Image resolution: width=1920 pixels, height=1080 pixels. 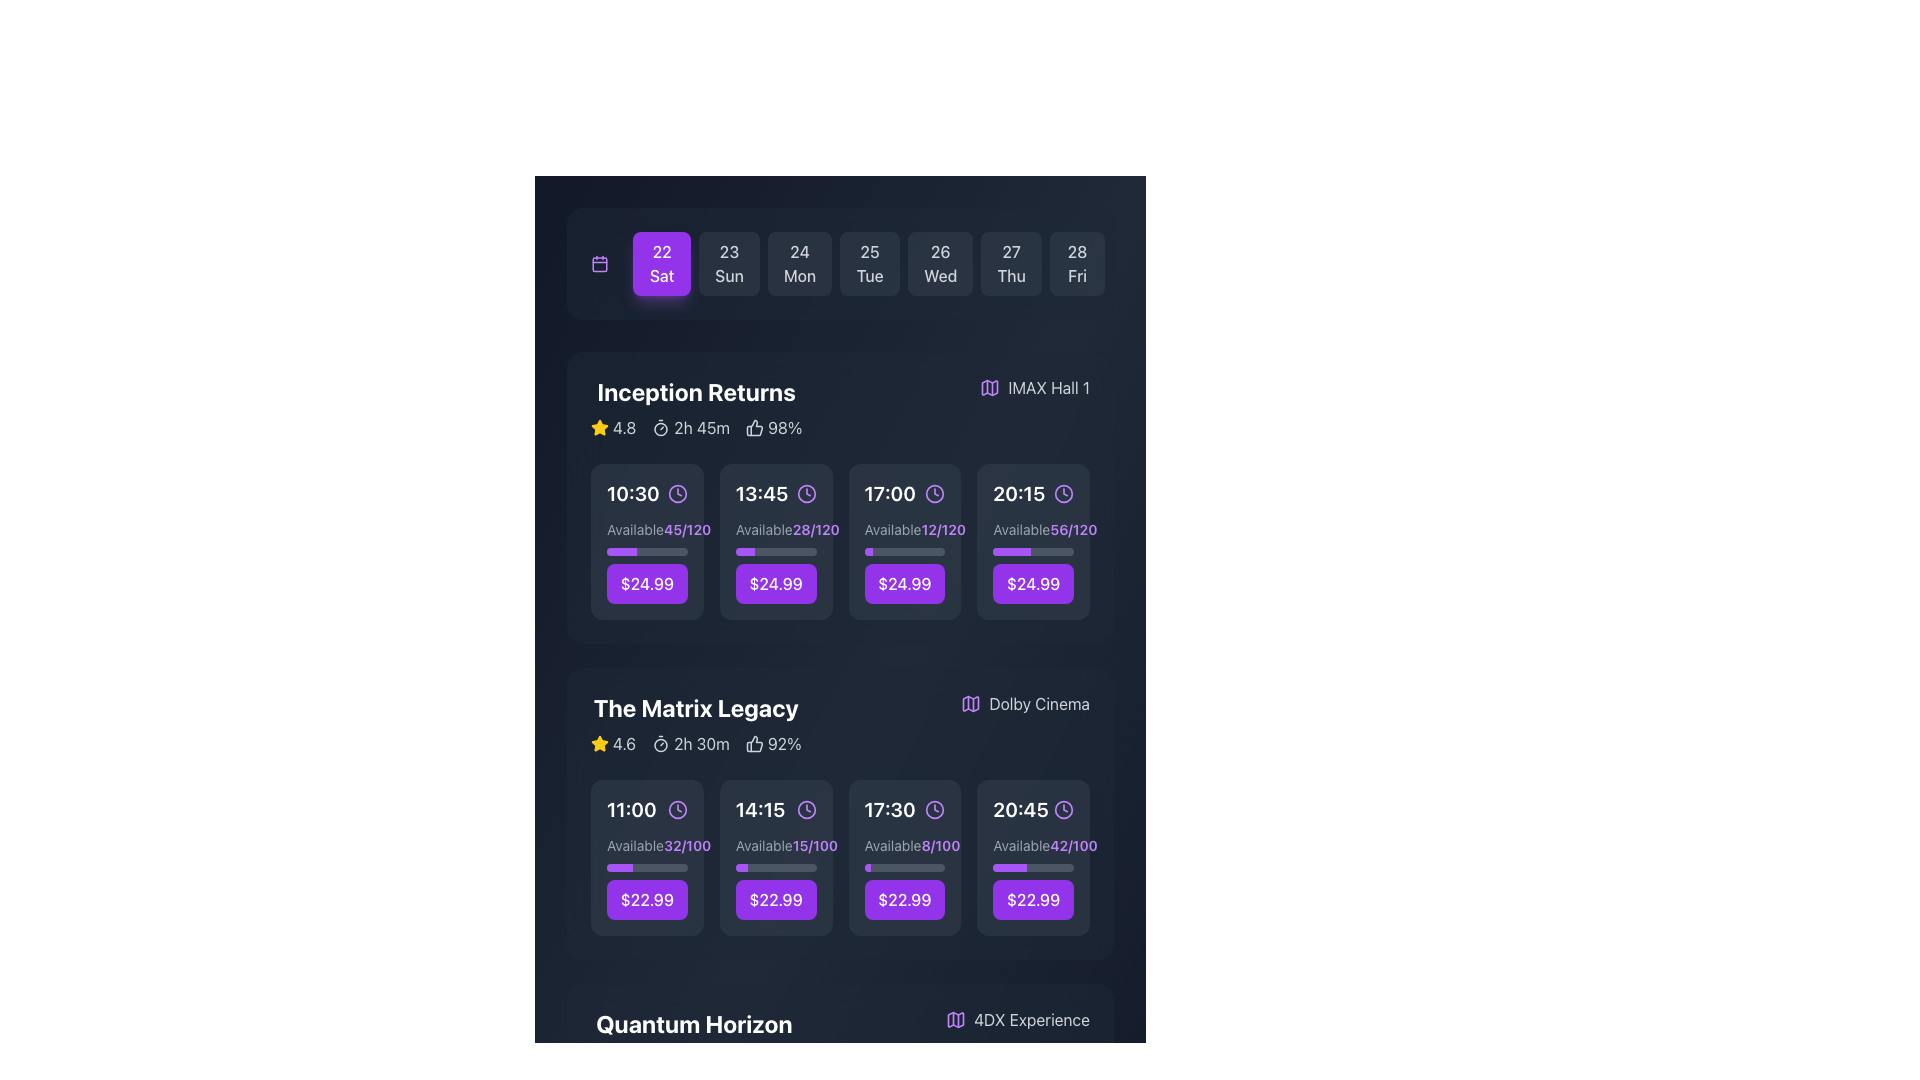 What do you see at coordinates (903, 898) in the screenshot?
I see `the button` at bounding box center [903, 898].